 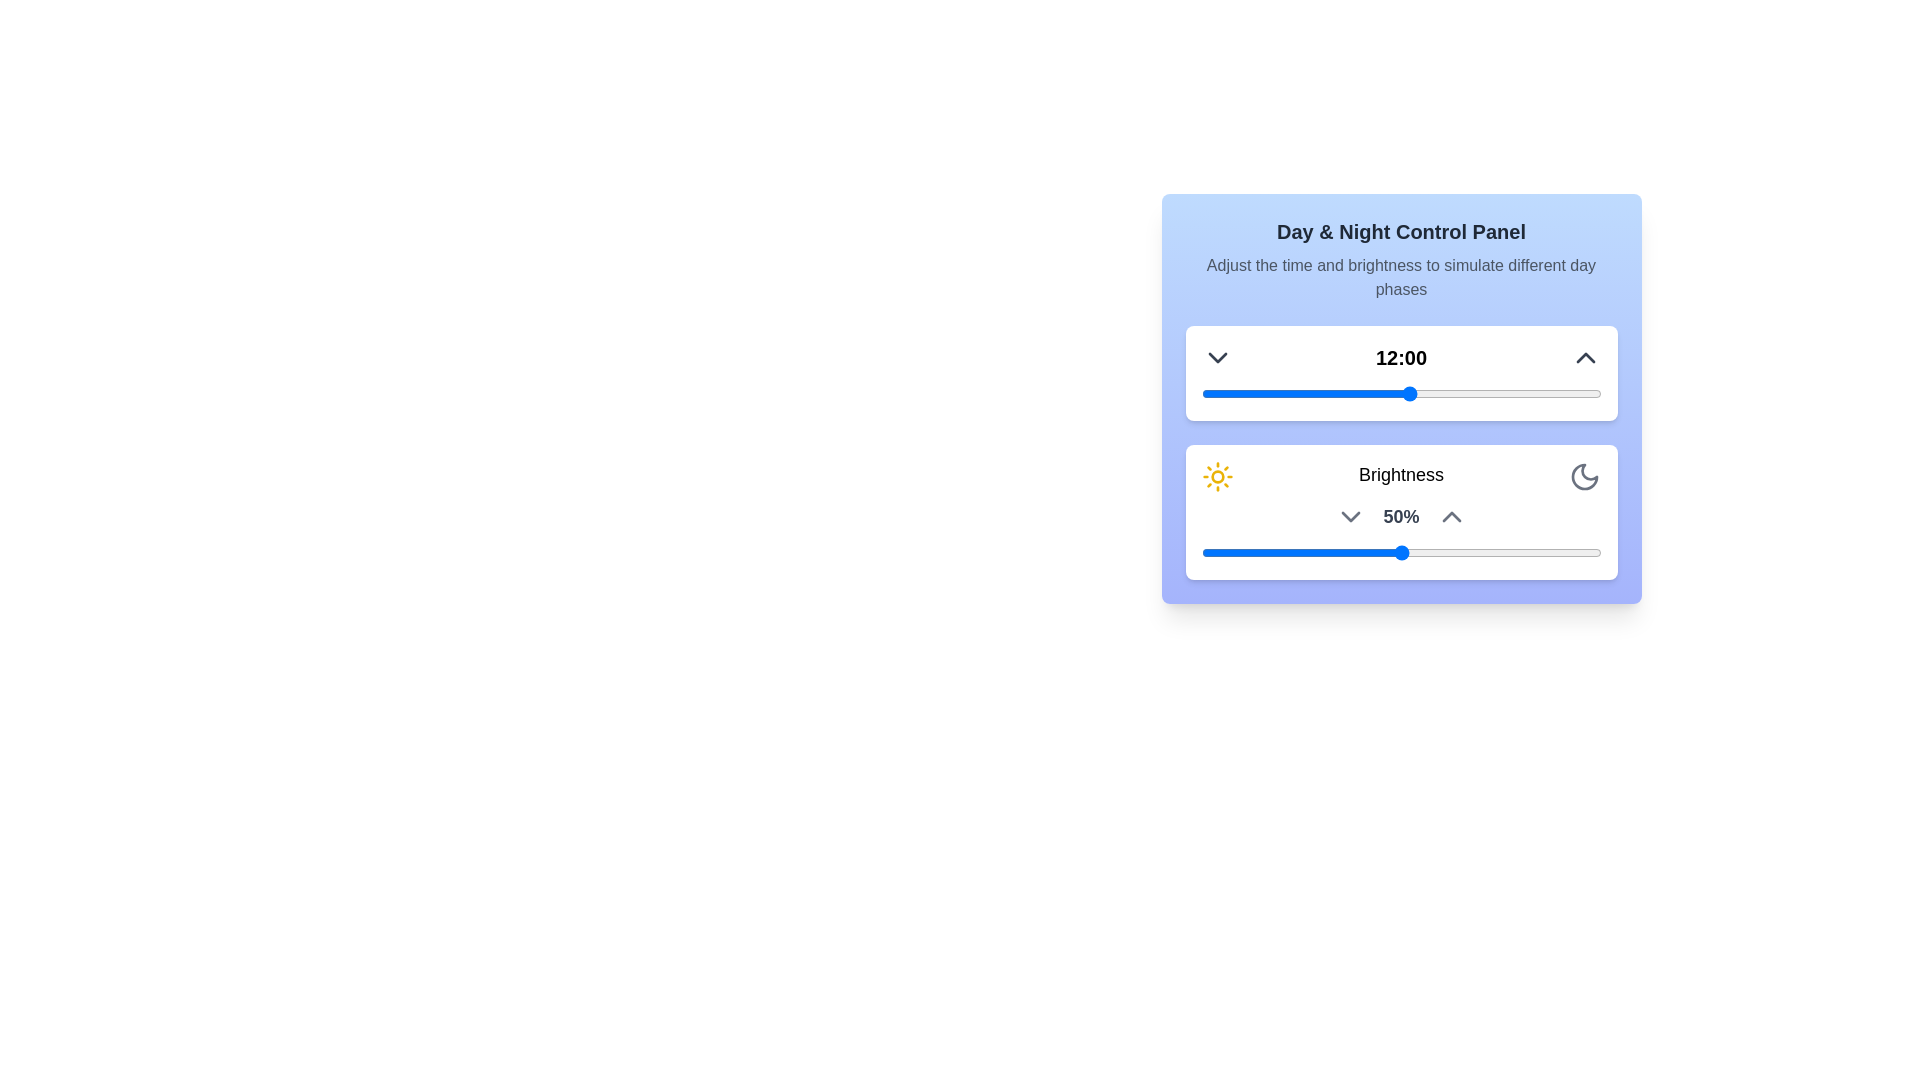 I want to click on the brightness increase button located to the far right of the 'Brightness' control section, next to a percentage indicator ('50%'), so click(x=1451, y=515).